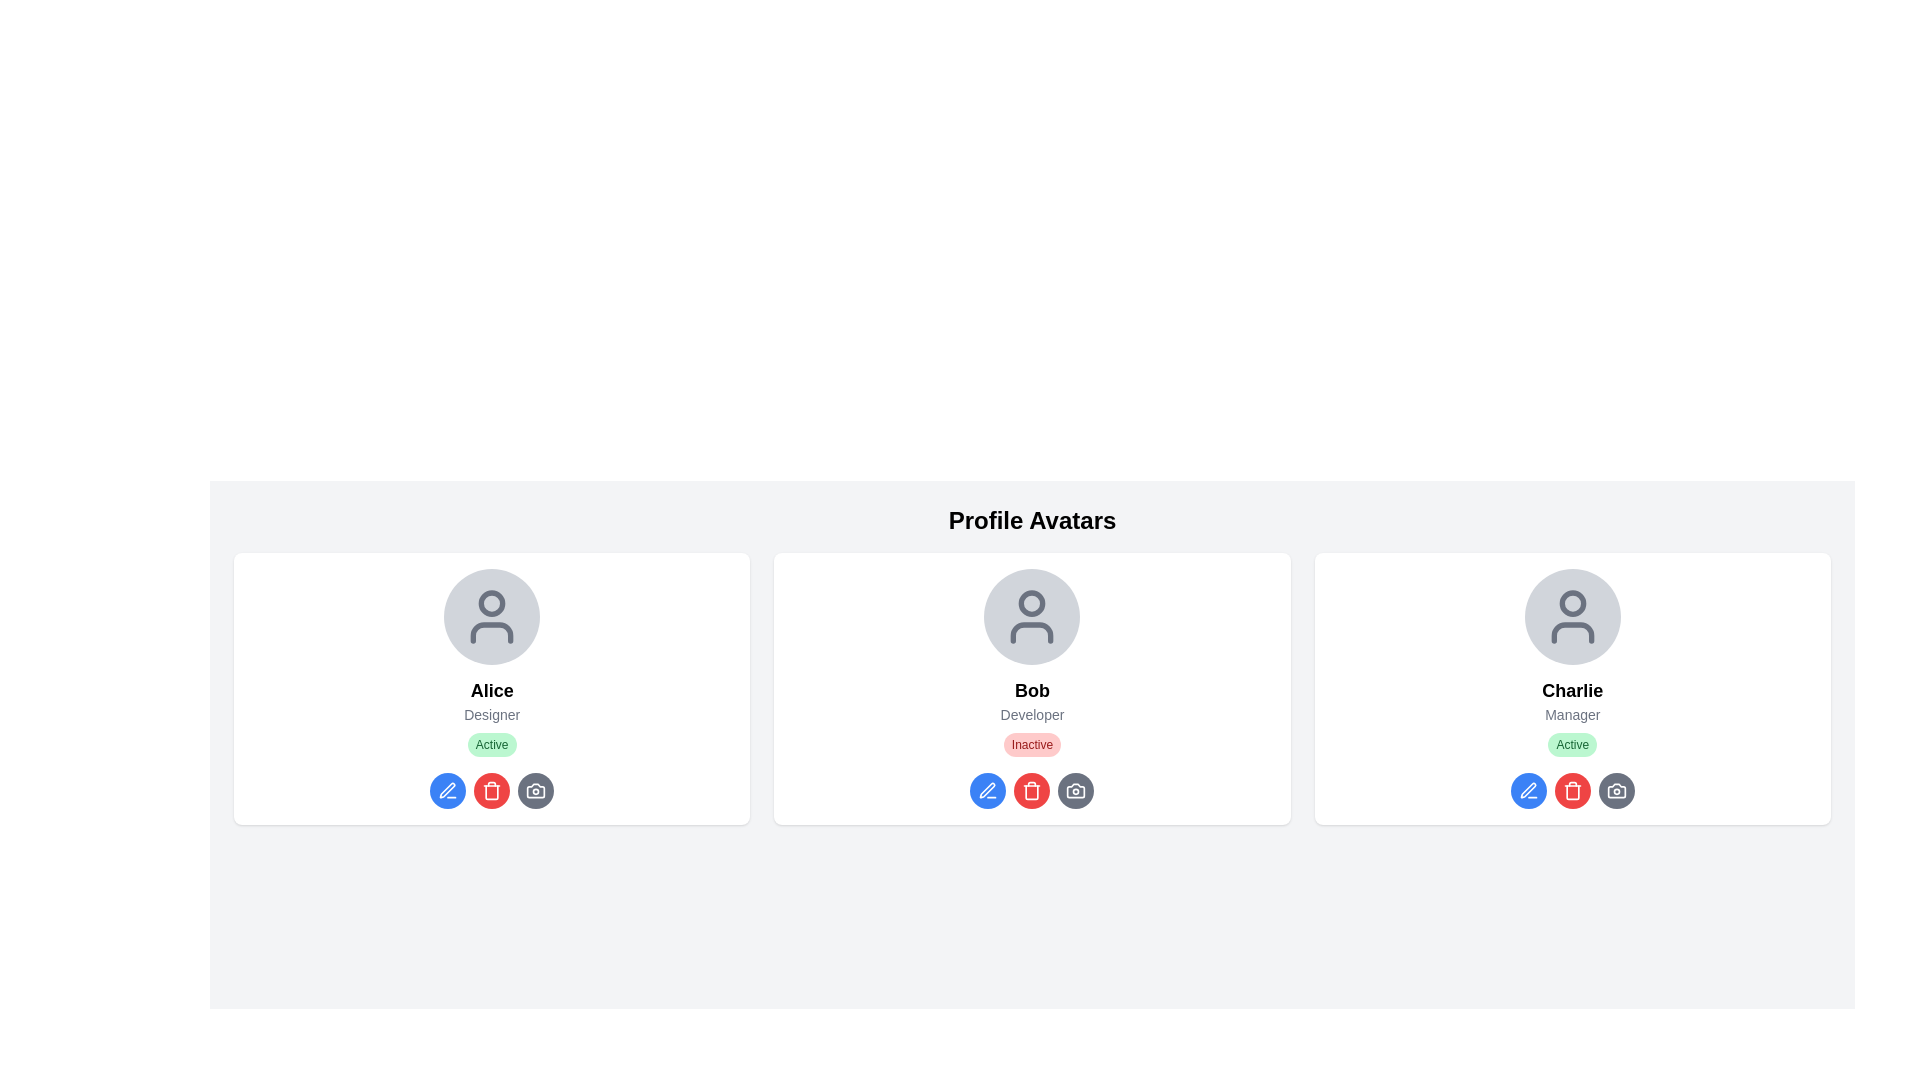 Image resolution: width=1920 pixels, height=1080 pixels. Describe the element at coordinates (1571, 616) in the screenshot. I see `the User Profile Placeholder which is a circular UI component with a light gray background, a white border, and a user icon resembling a person's silhouette, located in the top section of the card associated with 'Charlie'` at that location.